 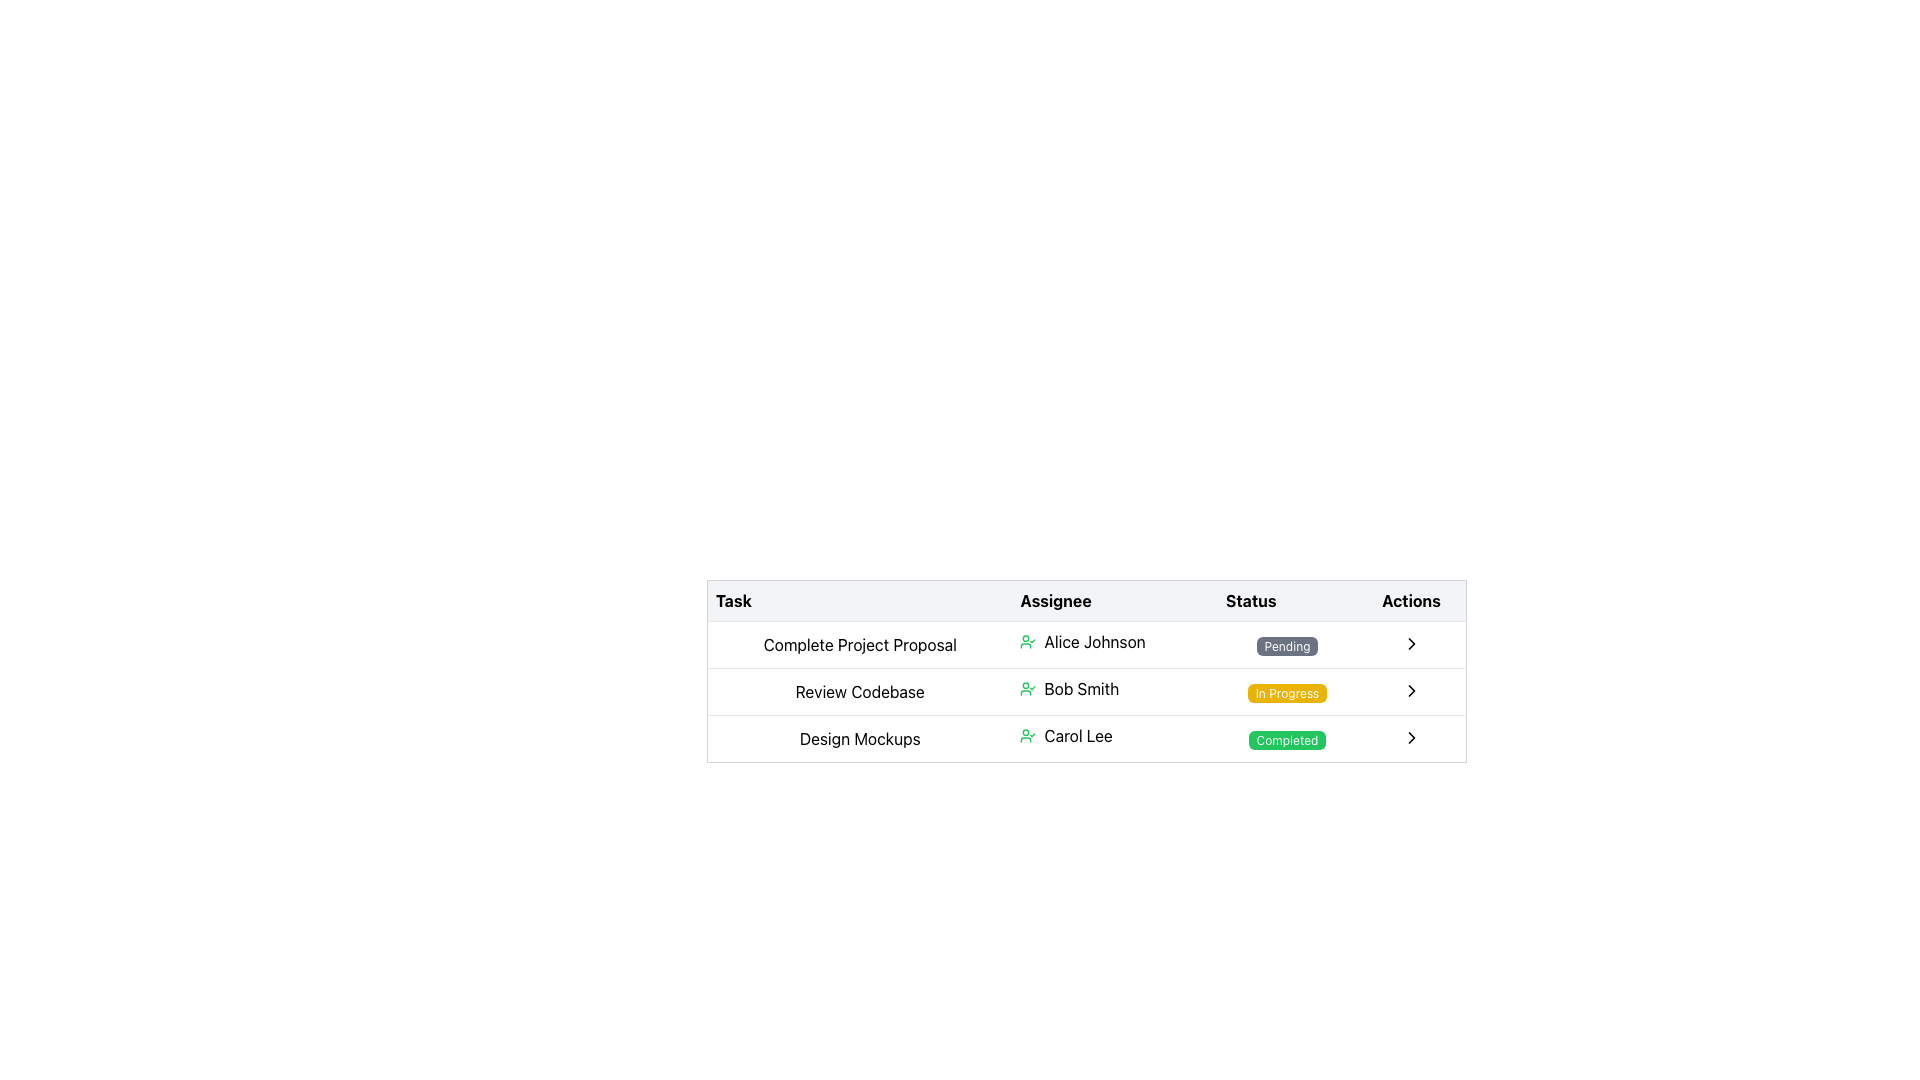 What do you see at coordinates (1028, 688) in the screenshot?
I see `the Icon representing the status of the assignee 'Bob Smith', located to the left of the text in the second row of the table under the 'Assignee' column` at bounding box center [1028, 688].